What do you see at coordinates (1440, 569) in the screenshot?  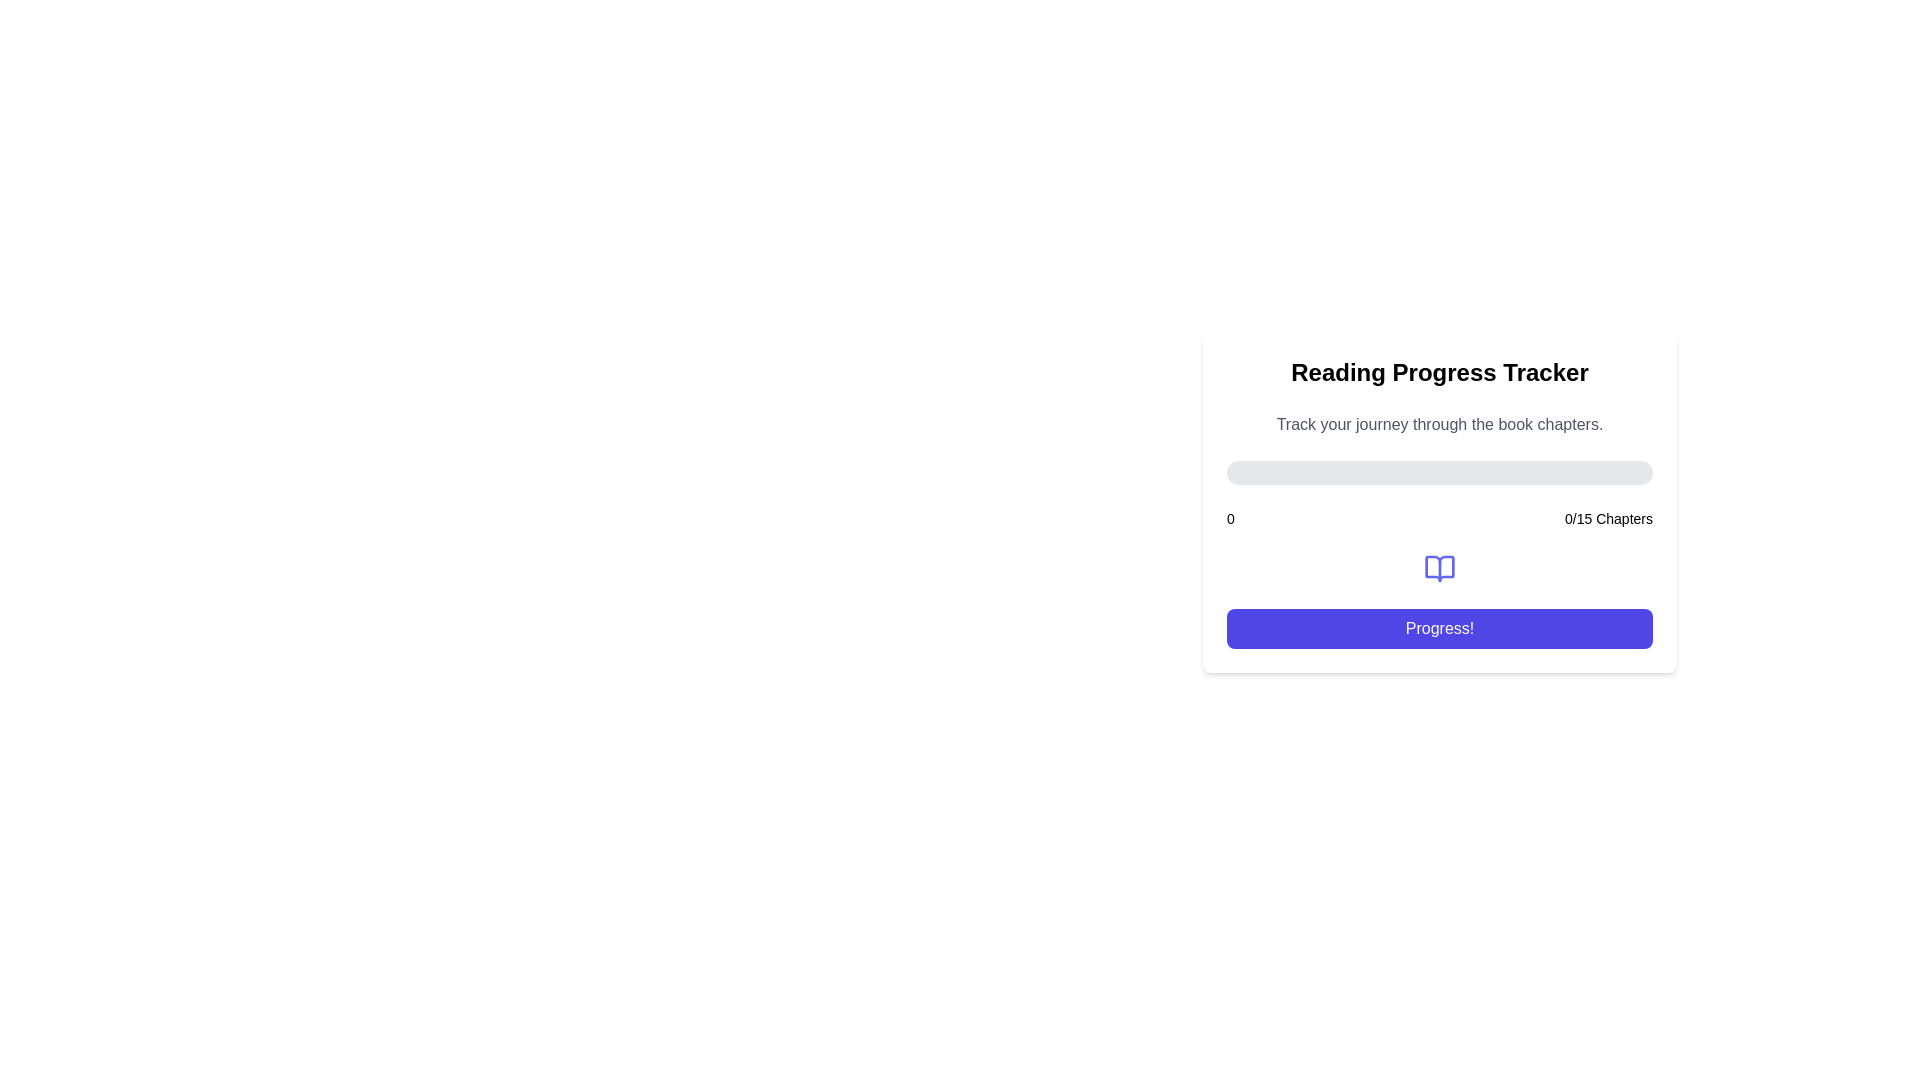 I see `the decorative book-related icon that represents the progress tracker feature, located below '0/15 Chapters' and above the 'Progress!' button` at bounding box center [1440, 569].